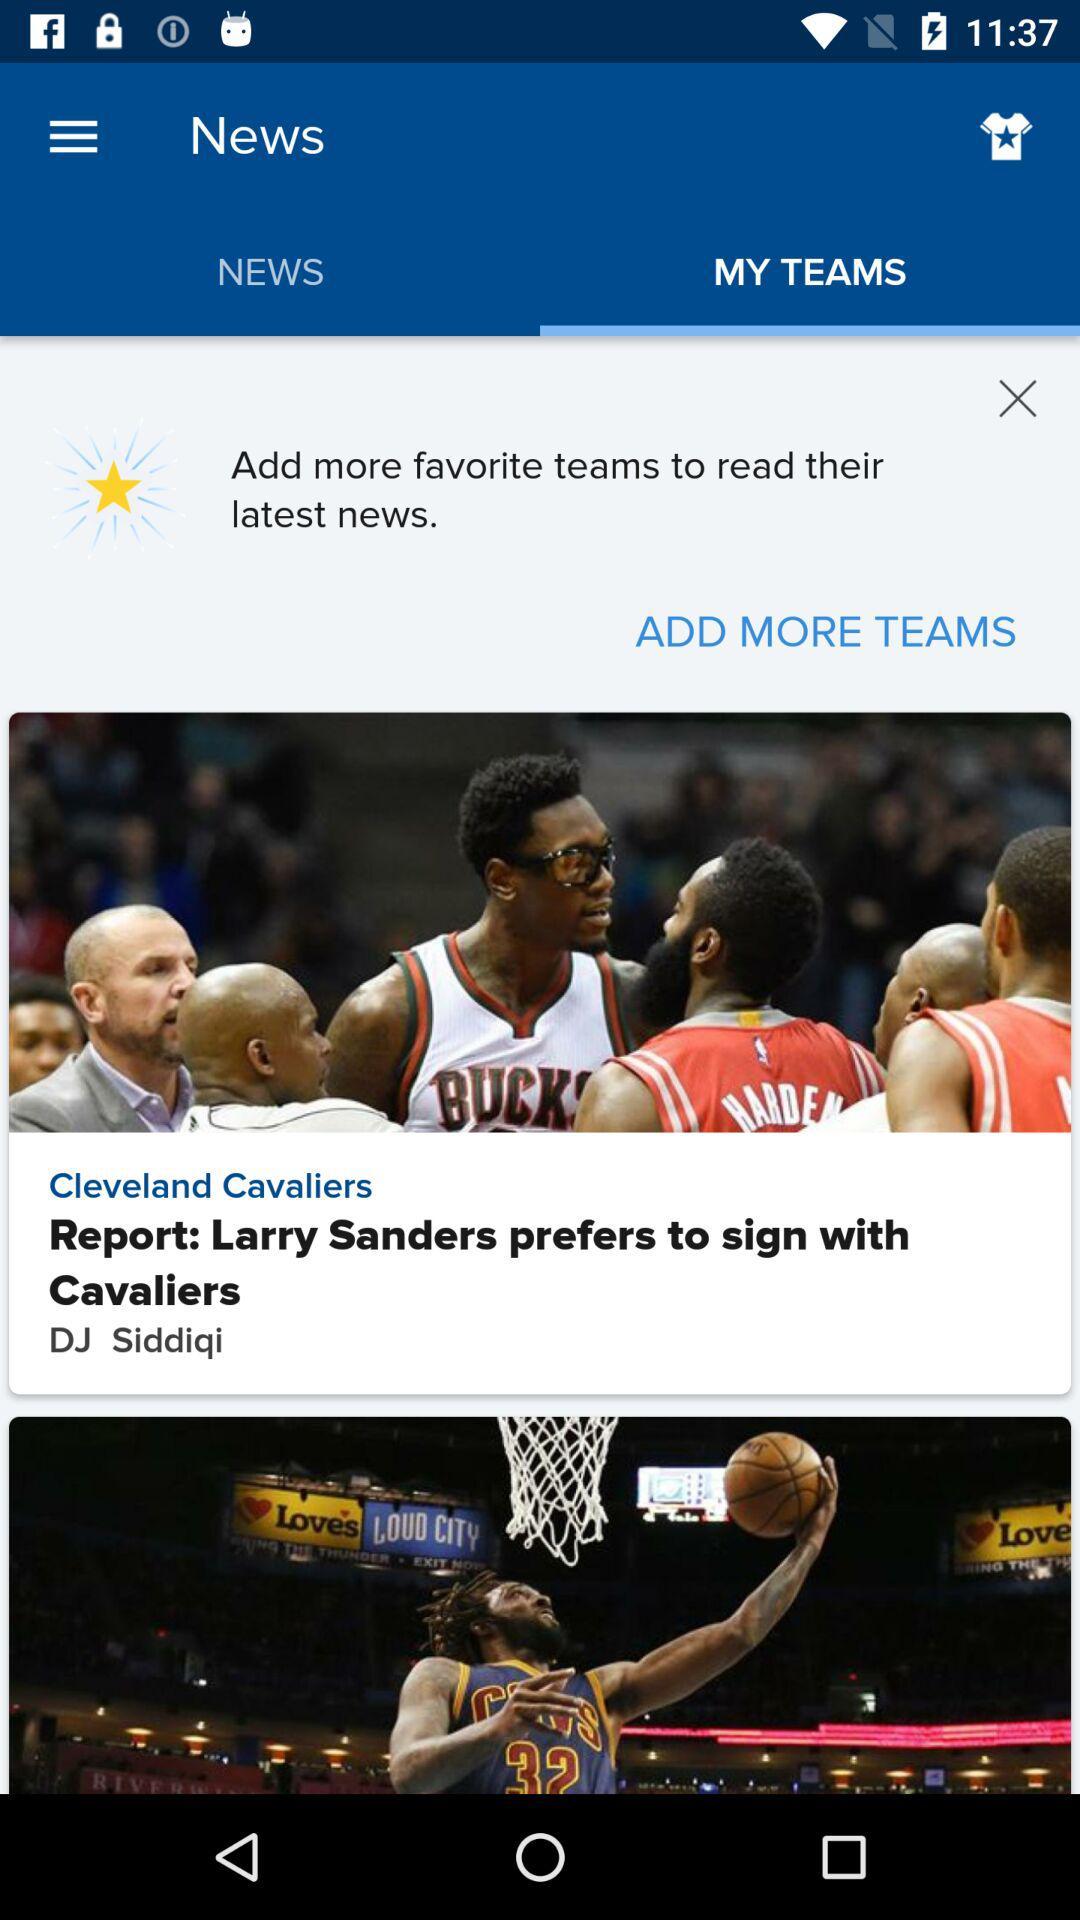 The width and height of the screenshot is (1080, 1920). Describe the element at coordinates (1018, 398) in the screenshot. I see `pop up` at that location.